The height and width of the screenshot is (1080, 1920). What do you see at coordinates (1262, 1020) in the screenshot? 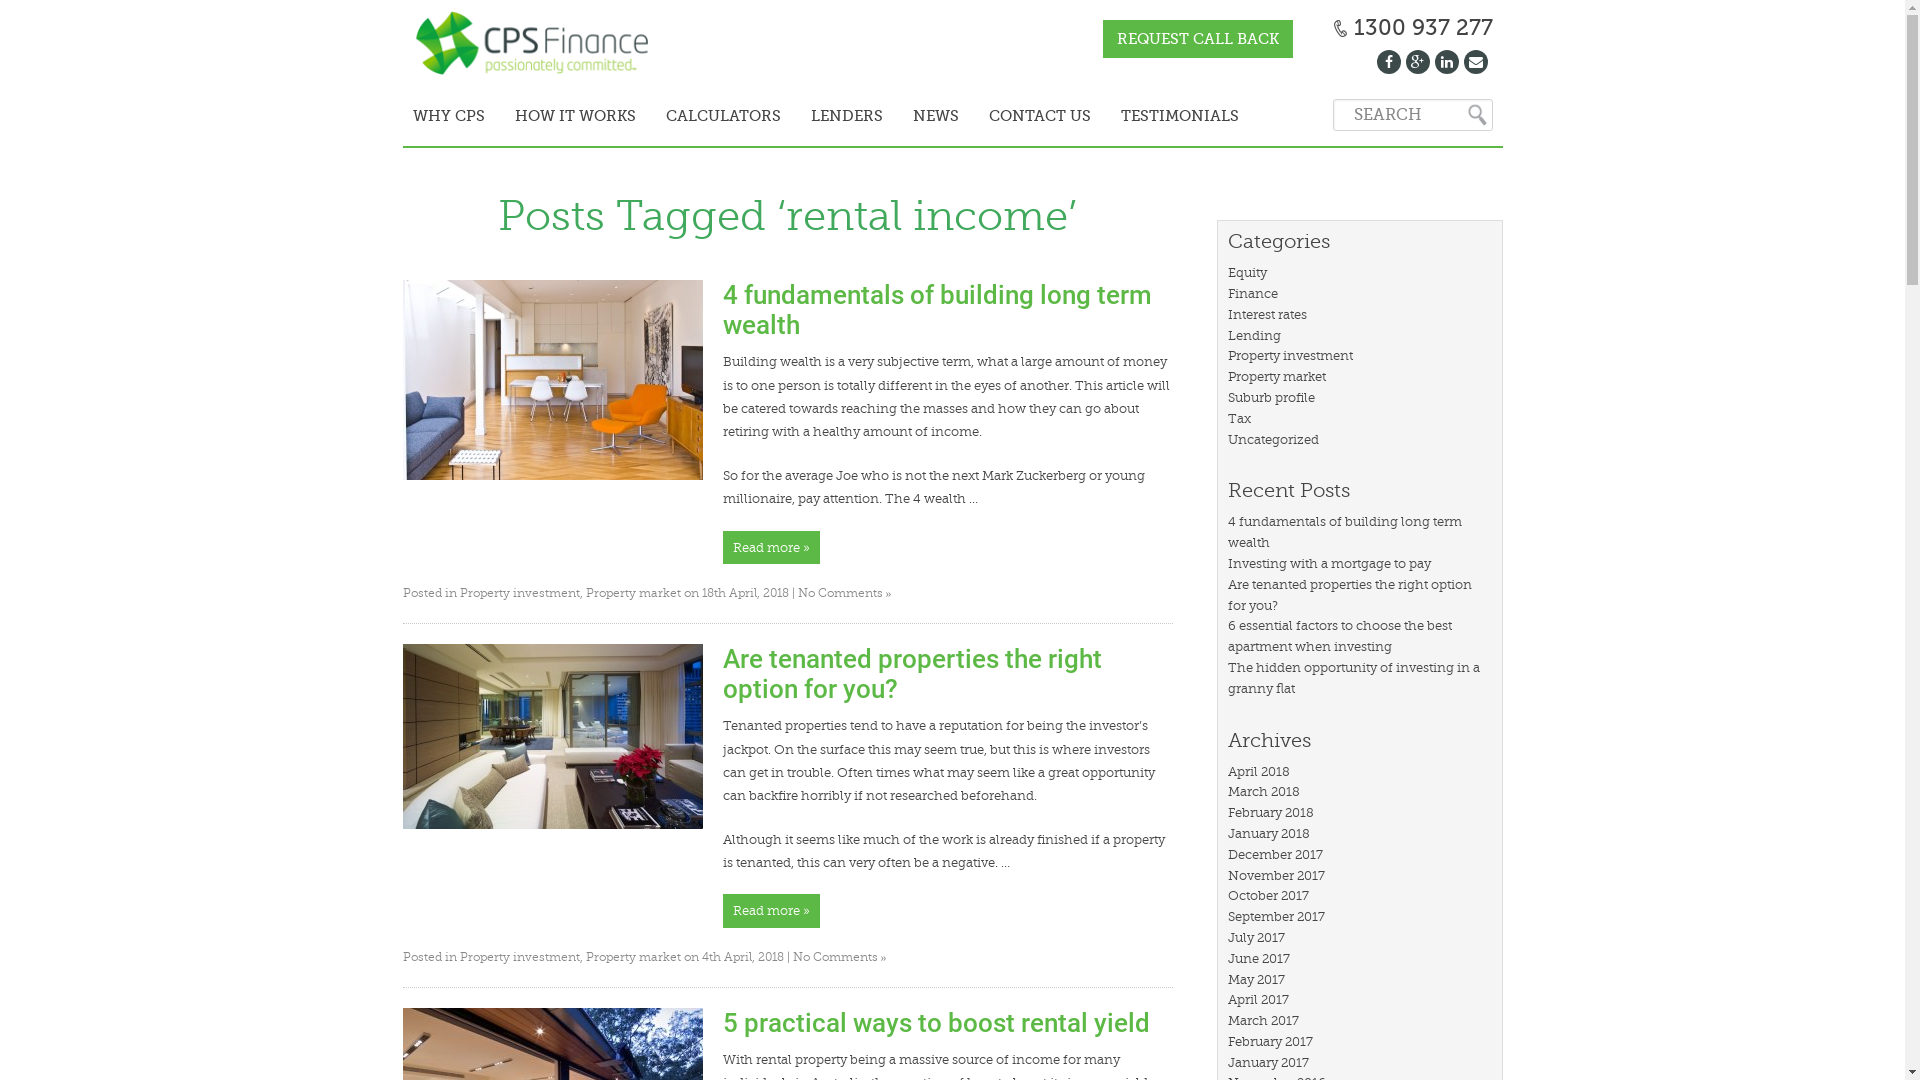
I see `'March 2017'` at bounding box center [1262, 1020].